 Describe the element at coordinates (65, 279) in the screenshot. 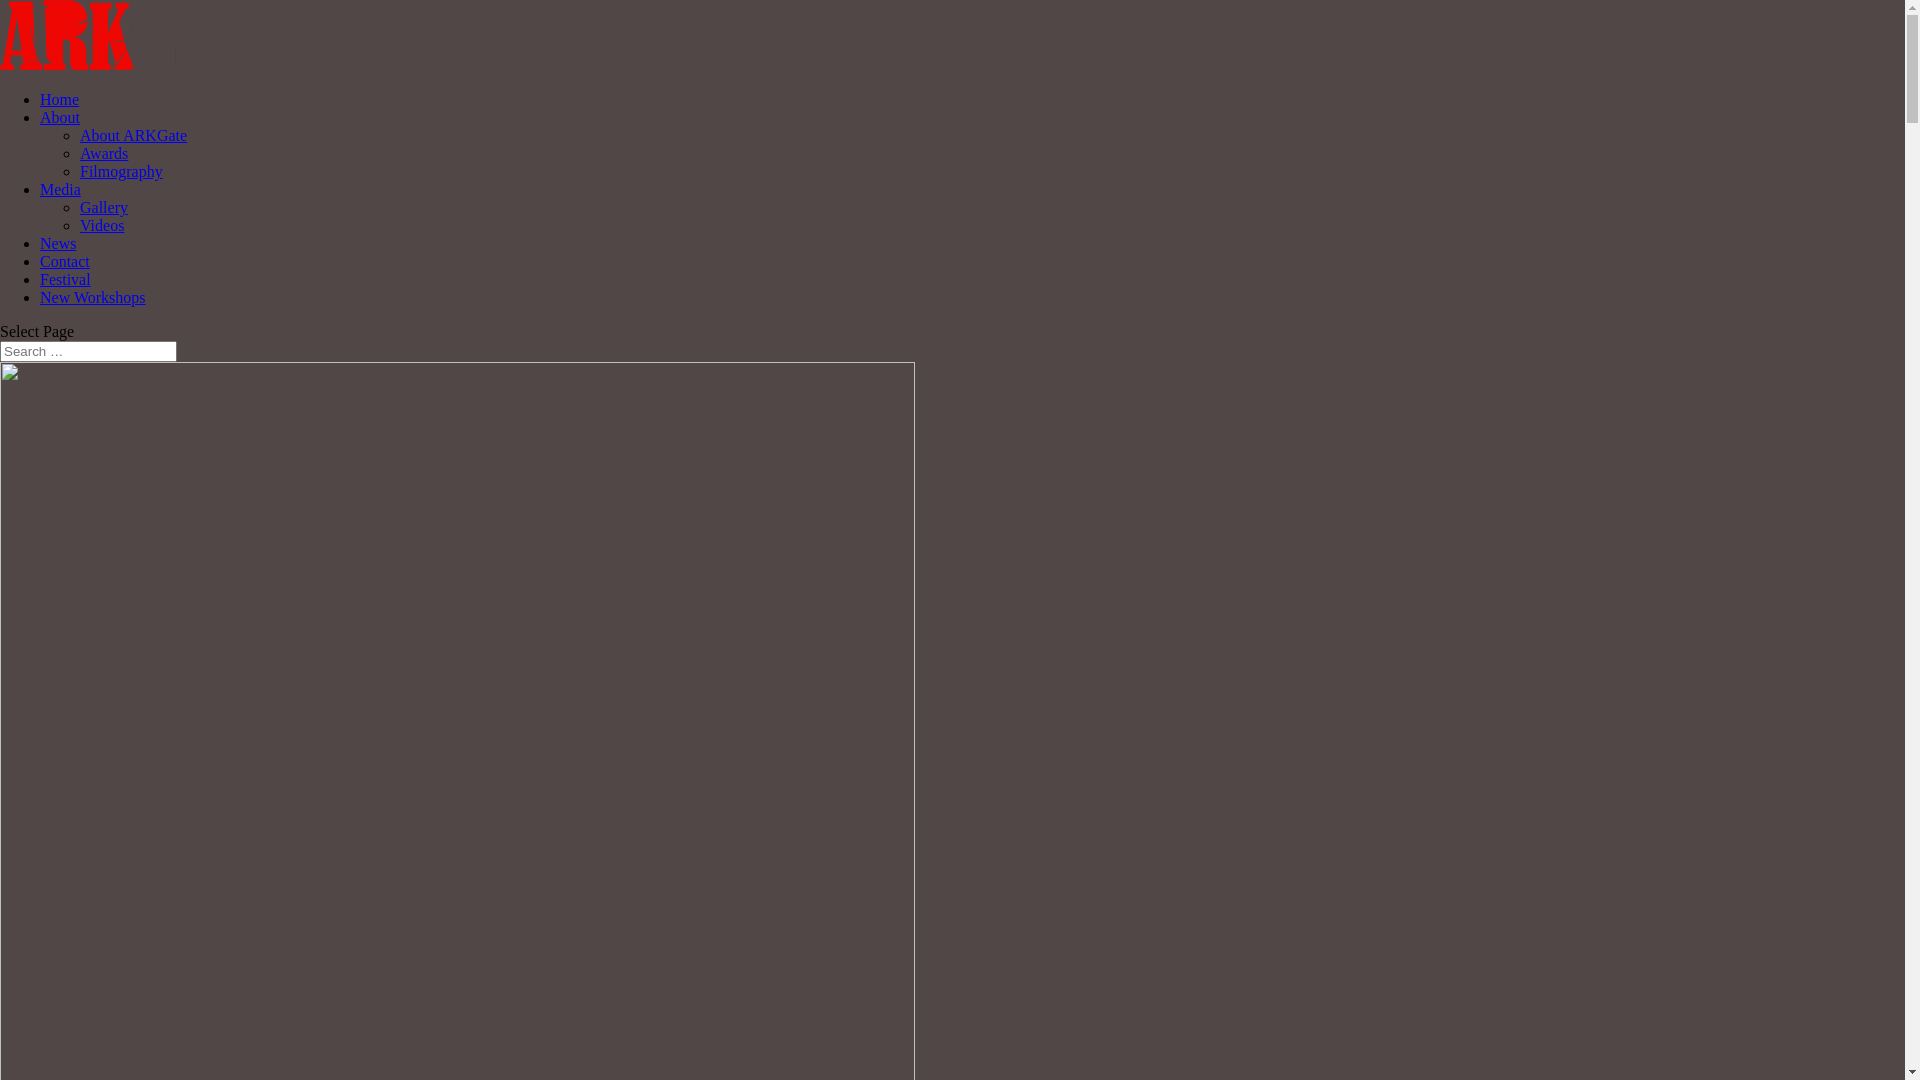

I see `'Festival'` at that location.